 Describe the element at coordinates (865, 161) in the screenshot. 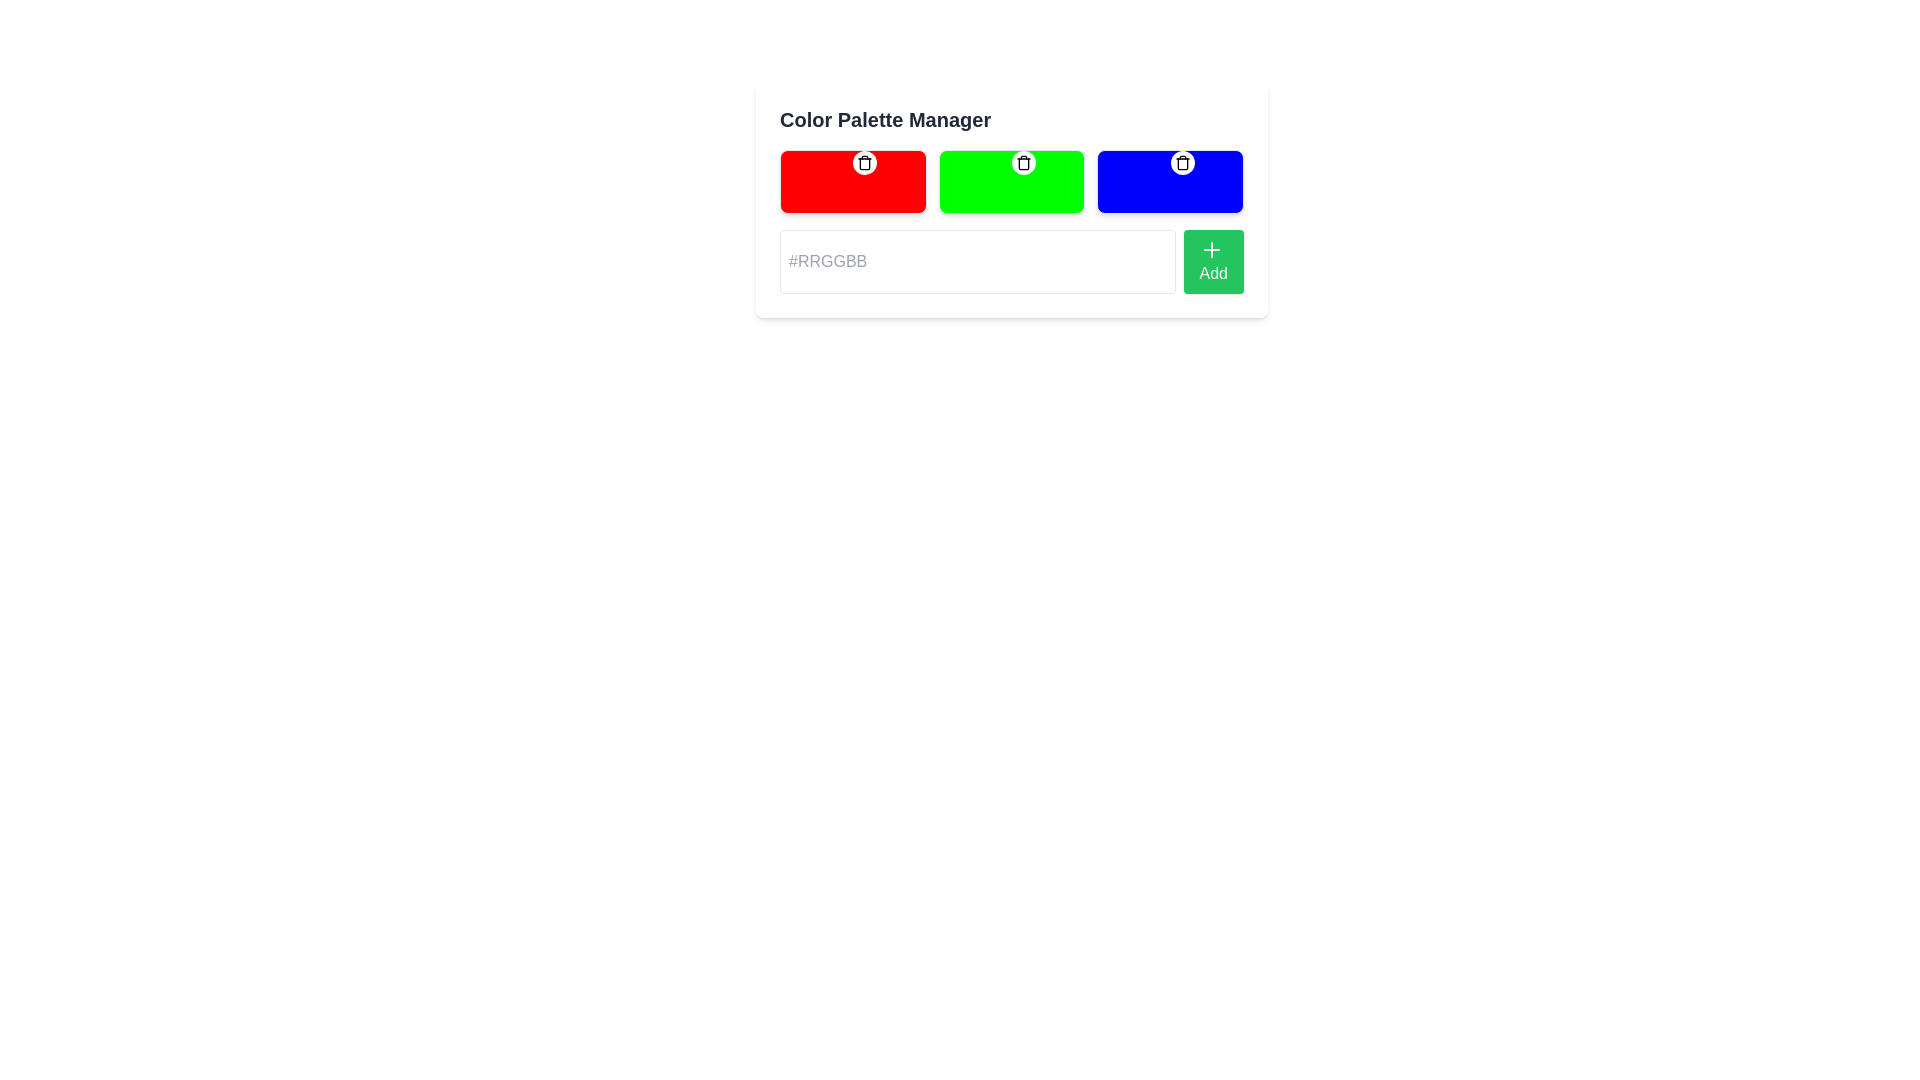

I see `the small circular button with a trash can icon located at the top right corner of the red rectangular section` at that location.